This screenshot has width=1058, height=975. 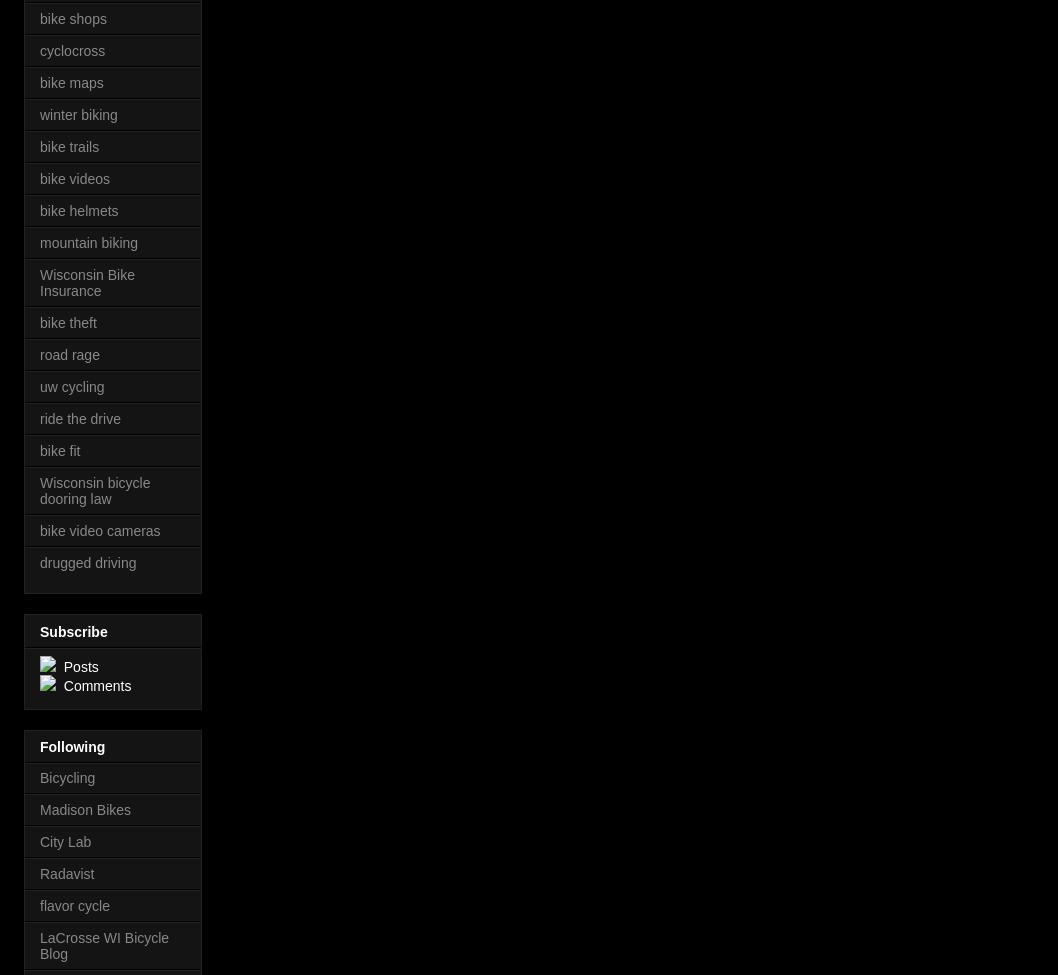 I want to click on 'LaCrosse WI Bicycle Blog', so click(x=103, y=943).